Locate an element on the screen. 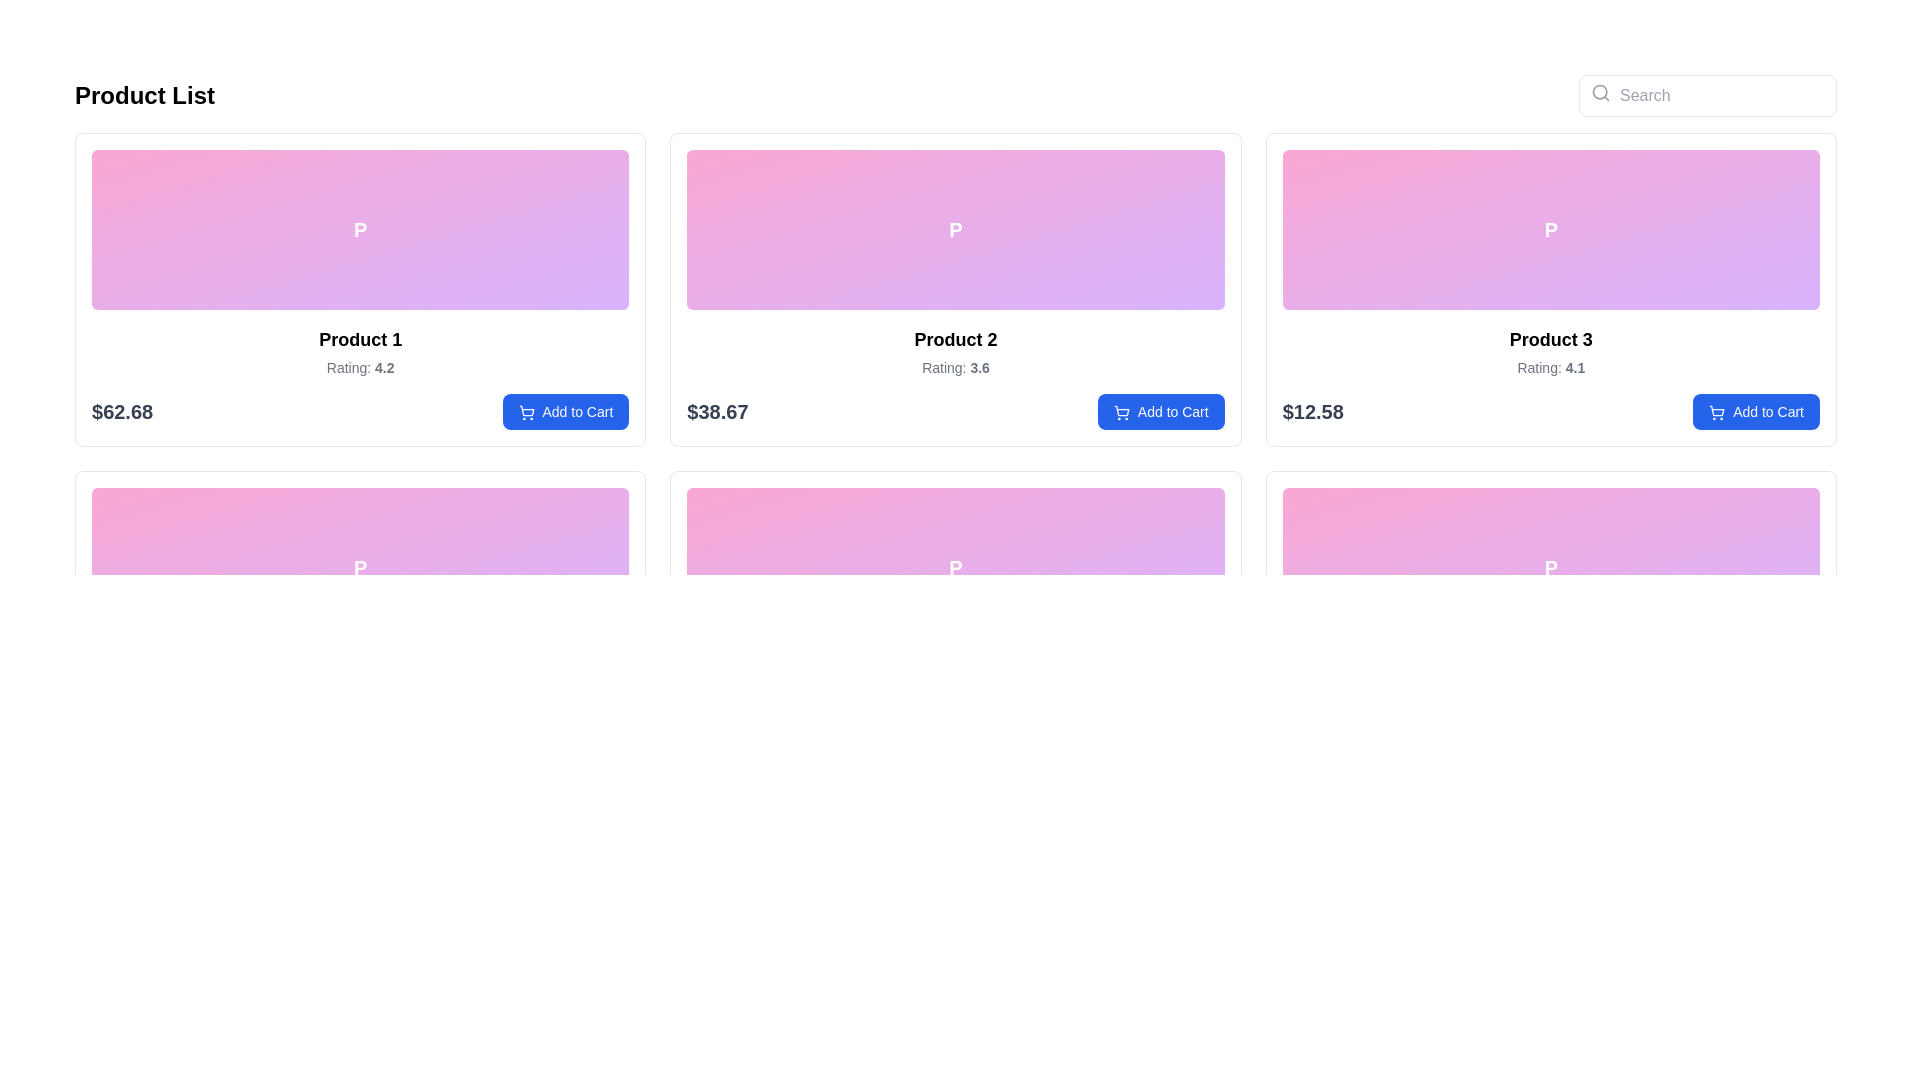 Image resolution: width=1920 pixels, height=1080 pixels. the 'Add to Cart' button, which is visually enhanced by the SVG graphic icon located to the left of the button text is located at coordinates (526, 412).